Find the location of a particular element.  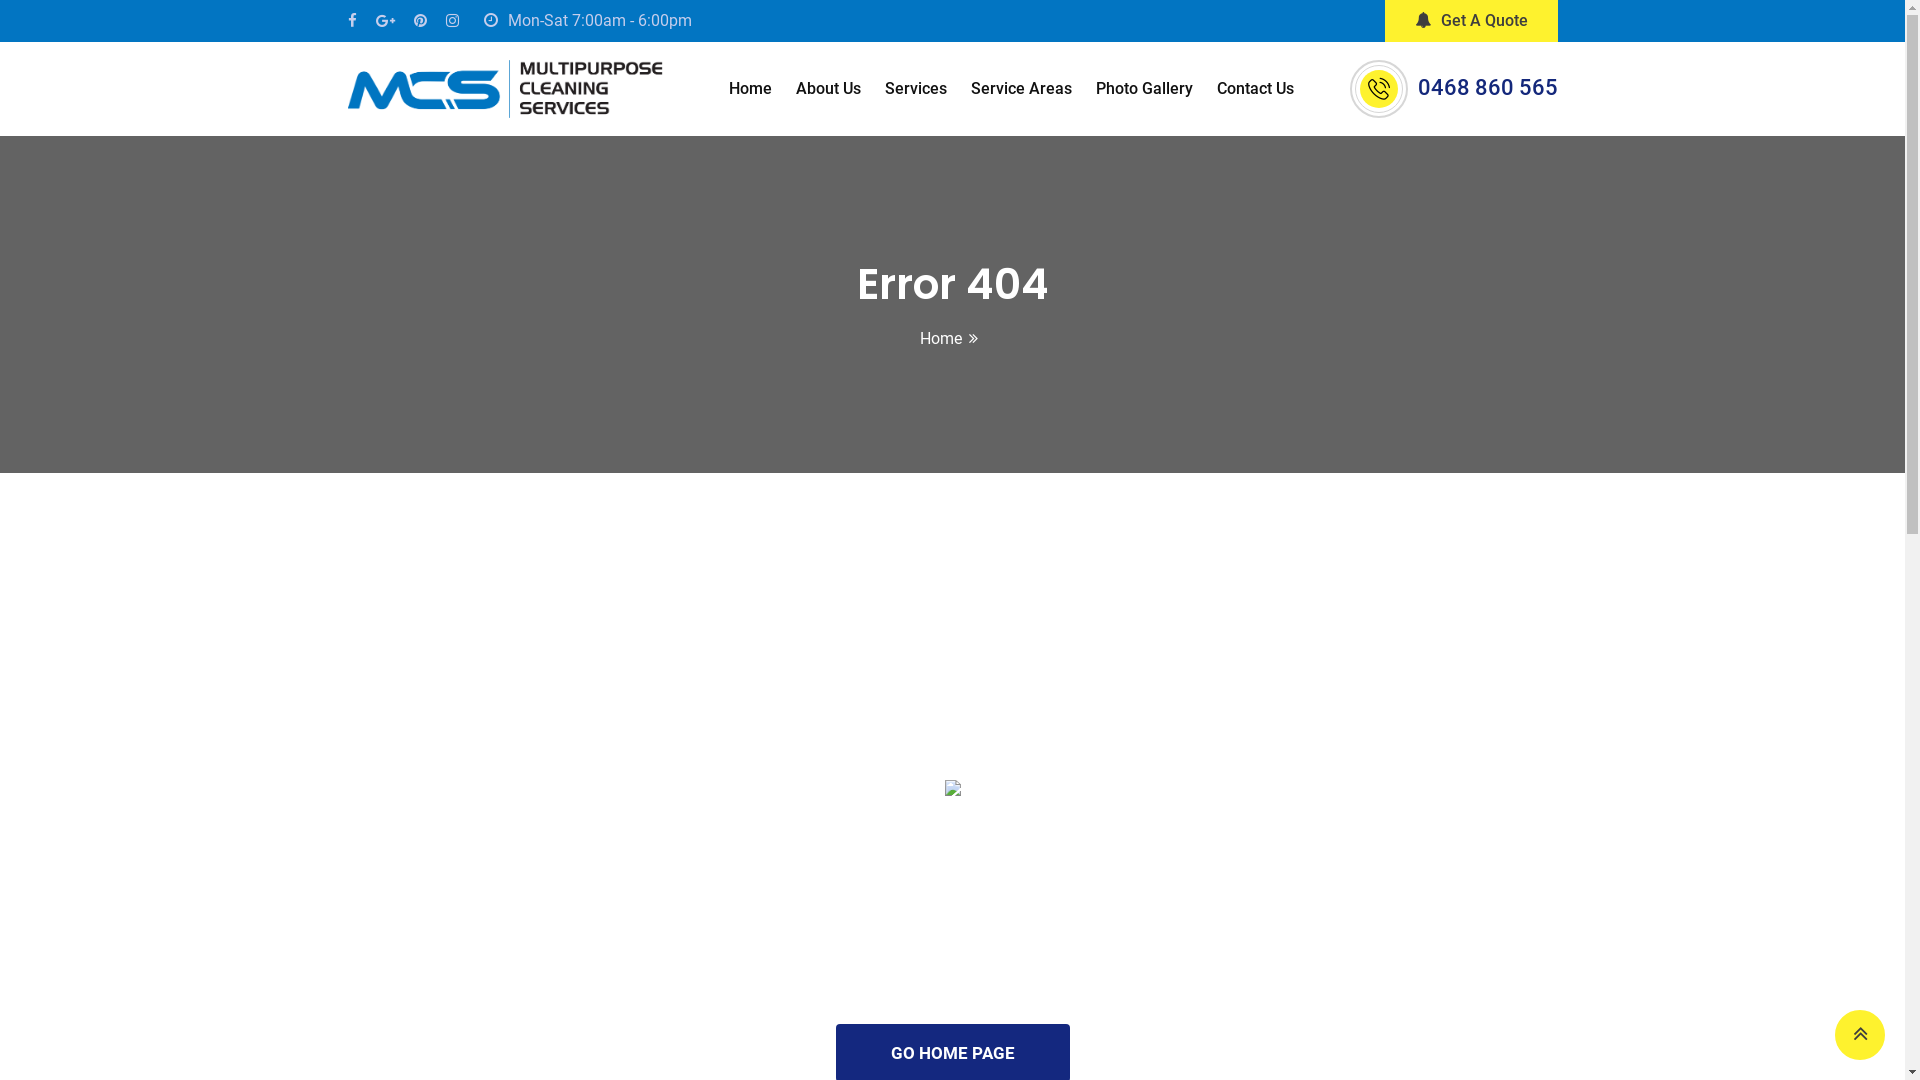

'About Us' is located at coordinates (828, 87).